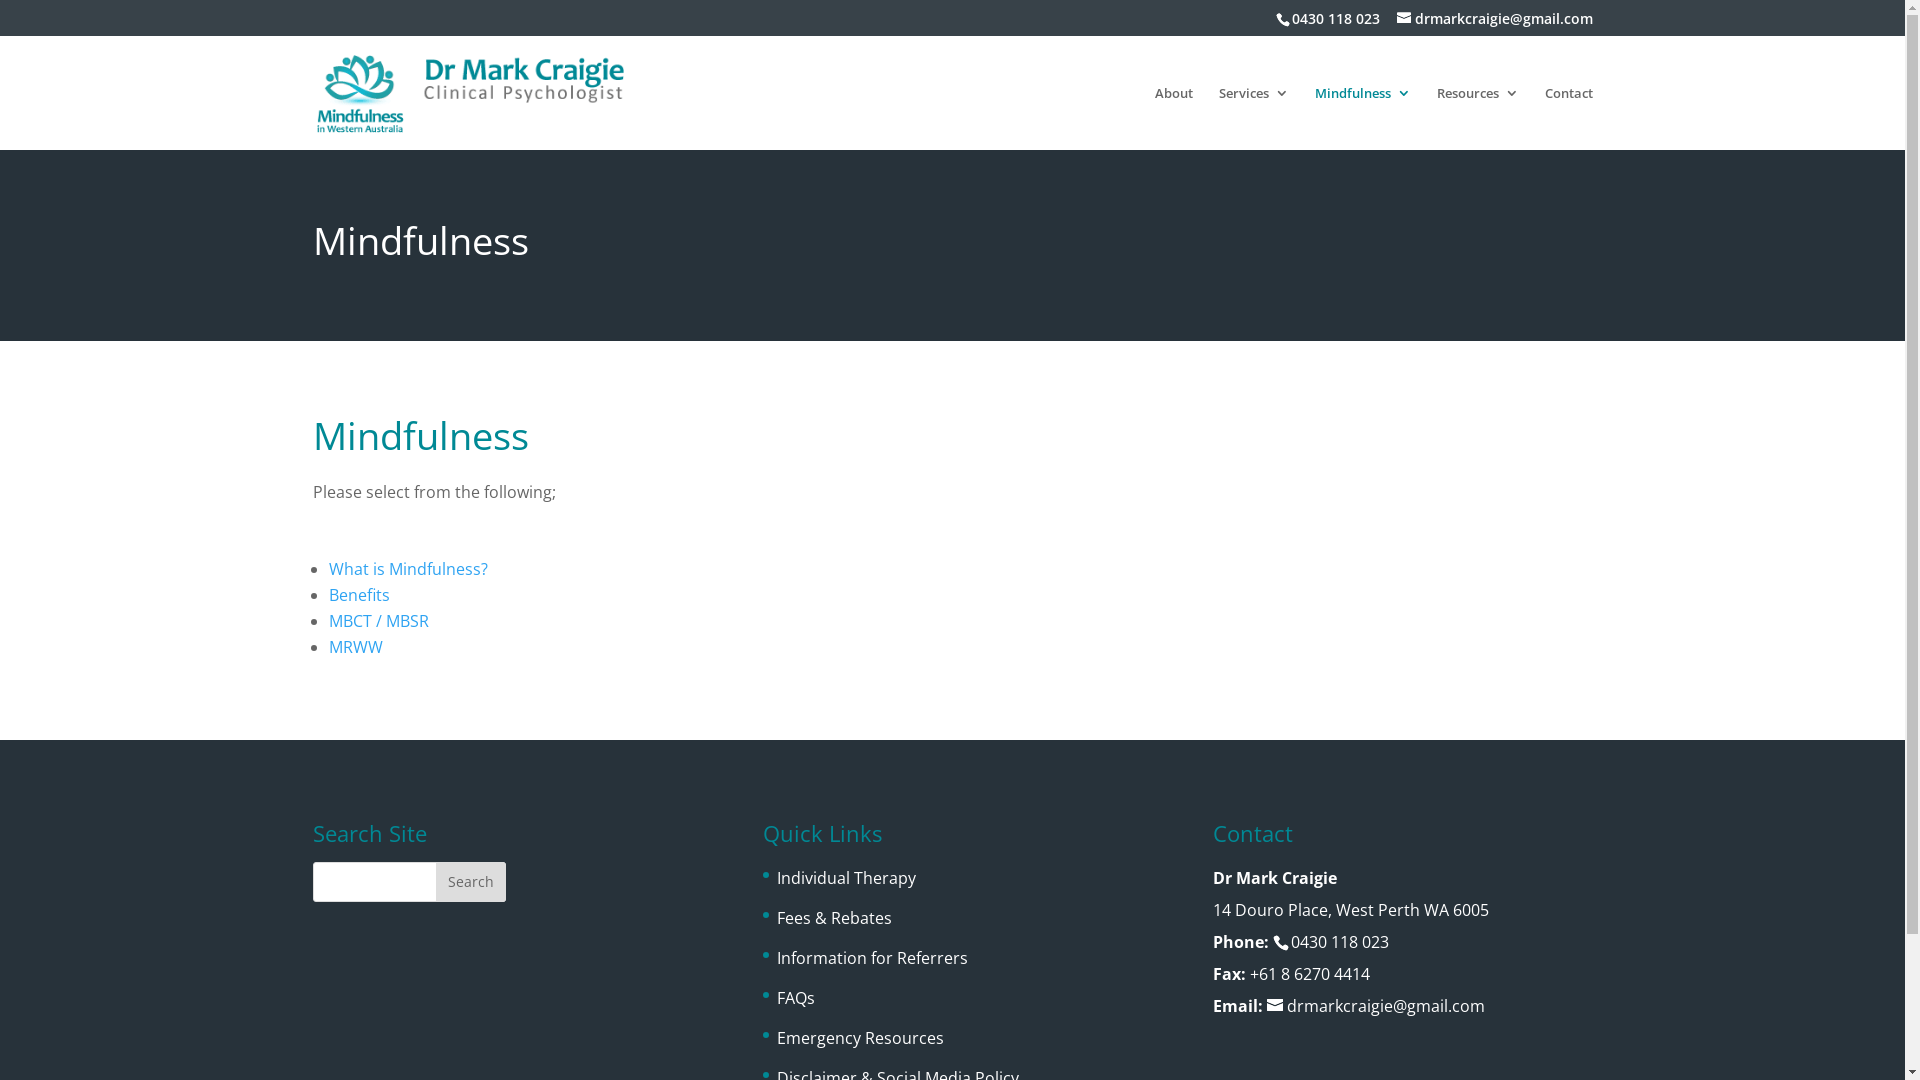 The width and height of the screenshot is (1920, 1080). Describe the element at coordinates (1477, 118) in the screenshot. I see `'Resources'` at that location.